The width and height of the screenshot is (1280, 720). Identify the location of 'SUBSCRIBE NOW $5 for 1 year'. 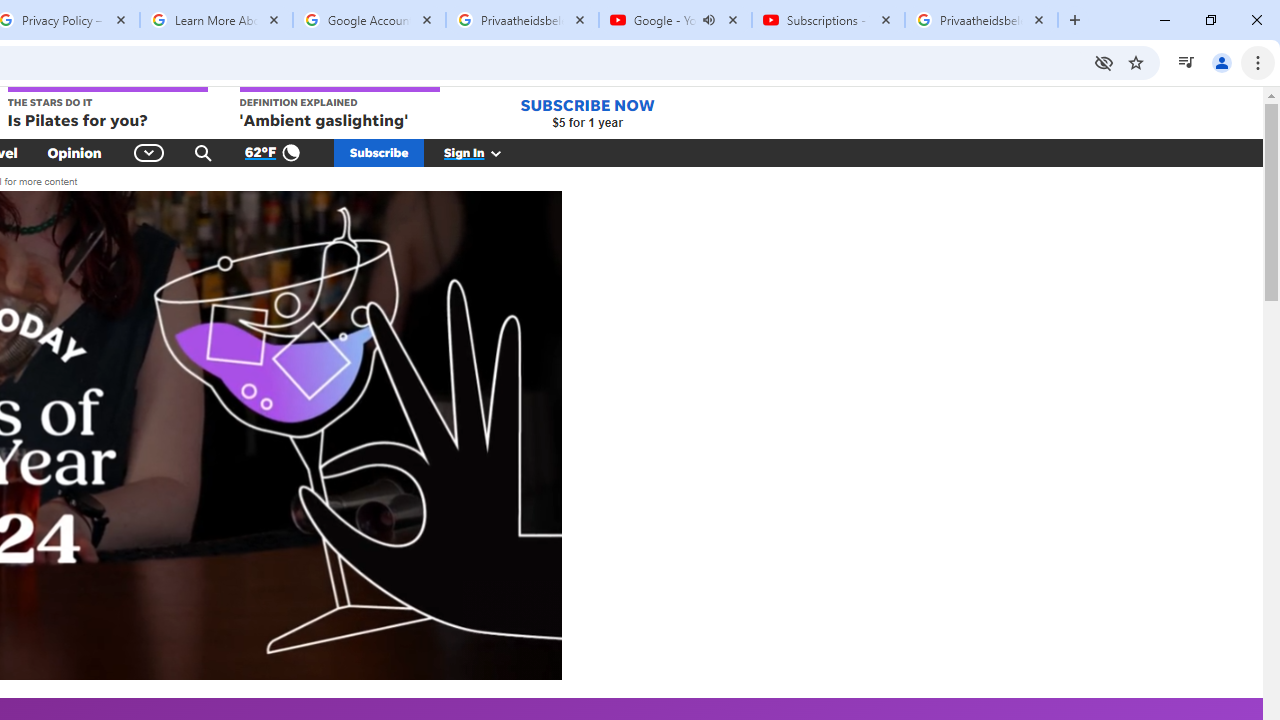
(586, 113).